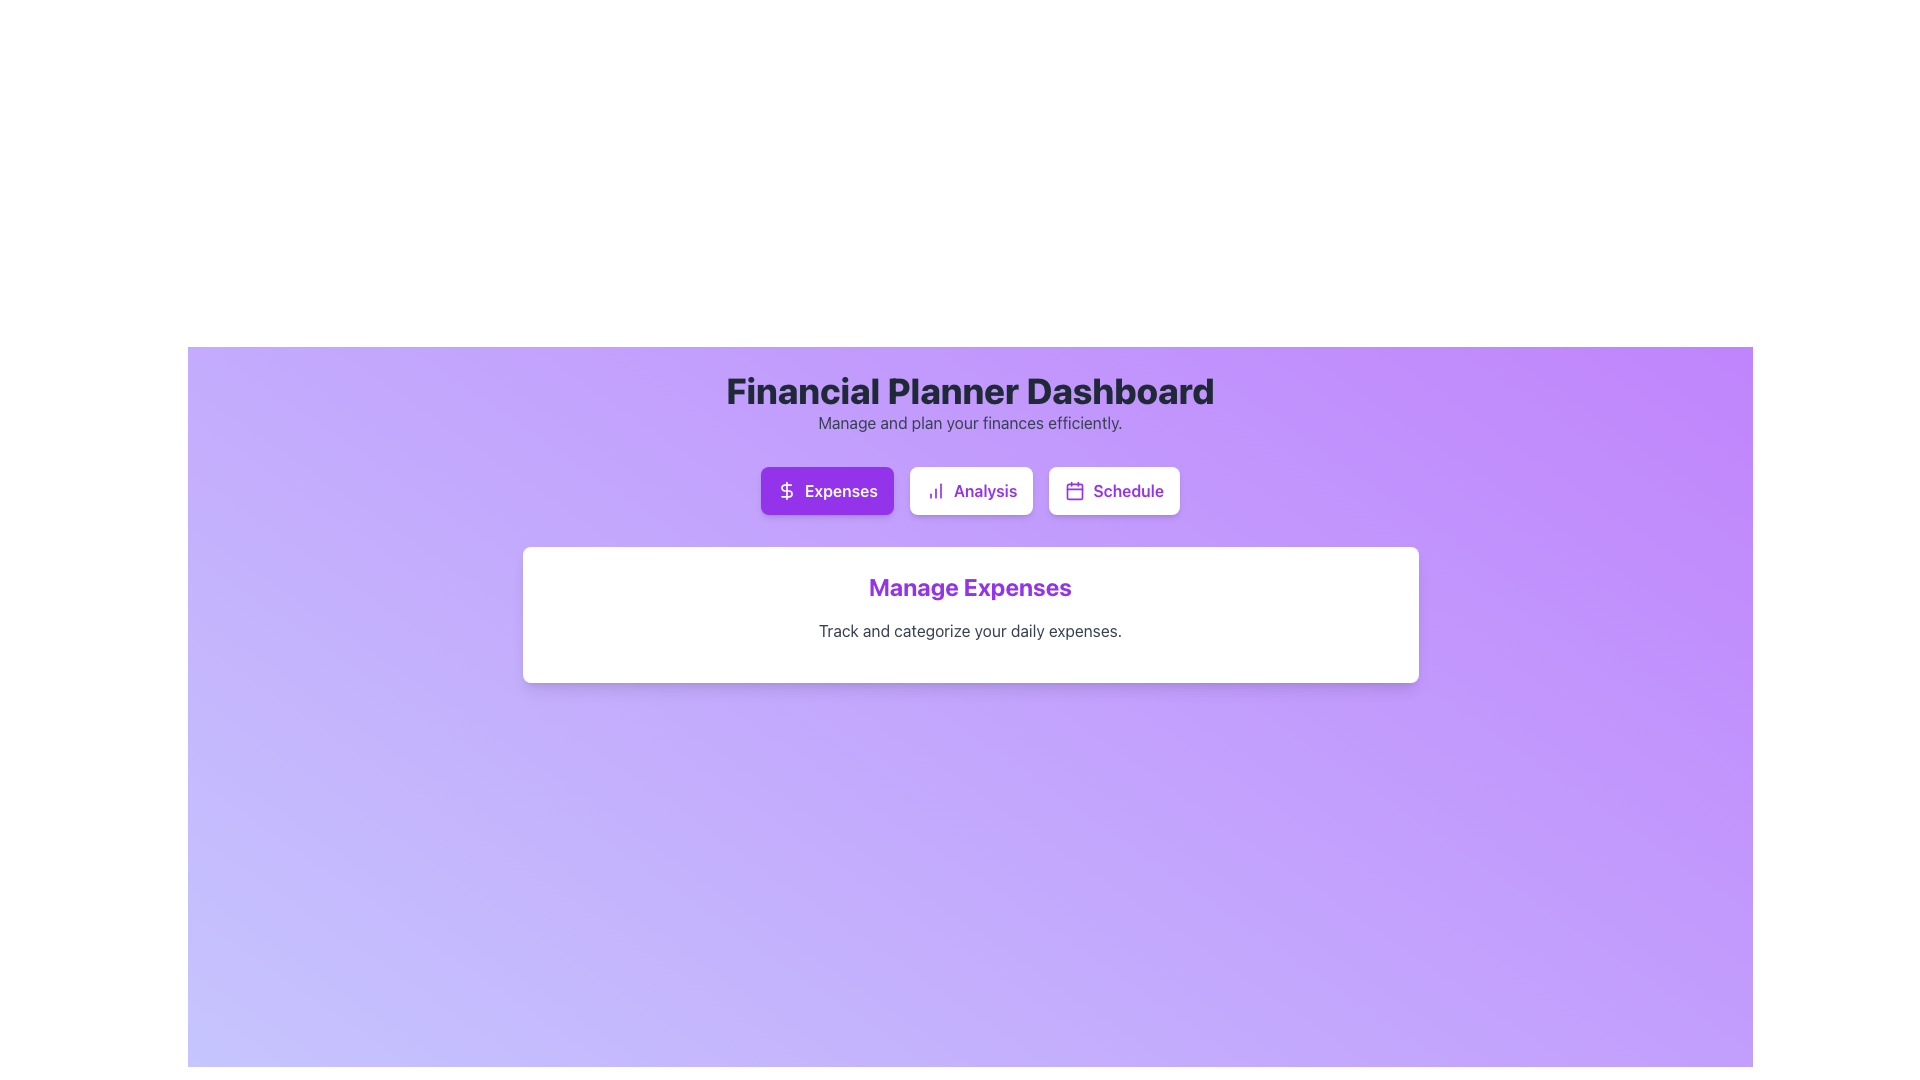 Image resolution: width=1920 pixels, height=1080 pixels. What do you see at coordinates (970, 390) in the screenshot?
I see `prominently displayed title text 'Financial Planner Dashboard' which is a large, bold text at the top center of the page` at bounding box center [970, 390].